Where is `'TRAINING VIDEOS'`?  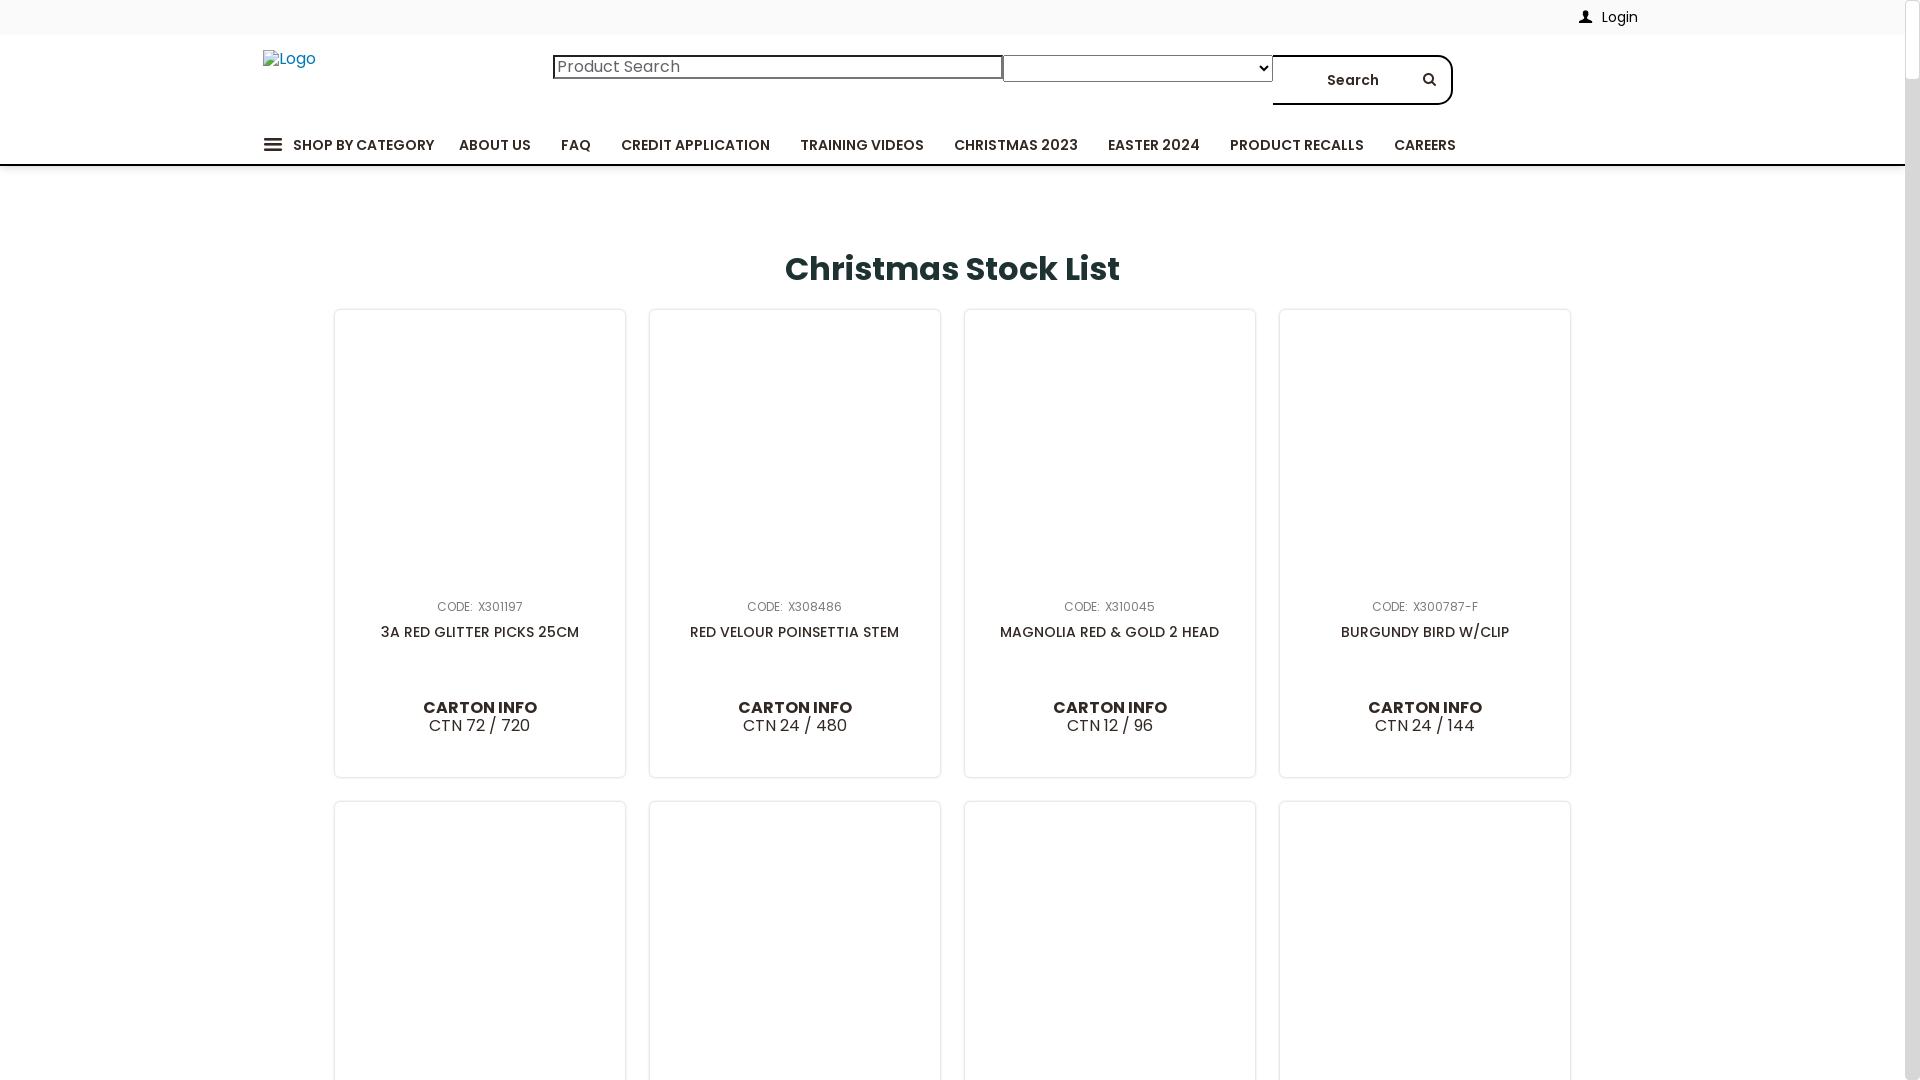 'TRAINING VIDEOS' is located at coordinates (860, 144).